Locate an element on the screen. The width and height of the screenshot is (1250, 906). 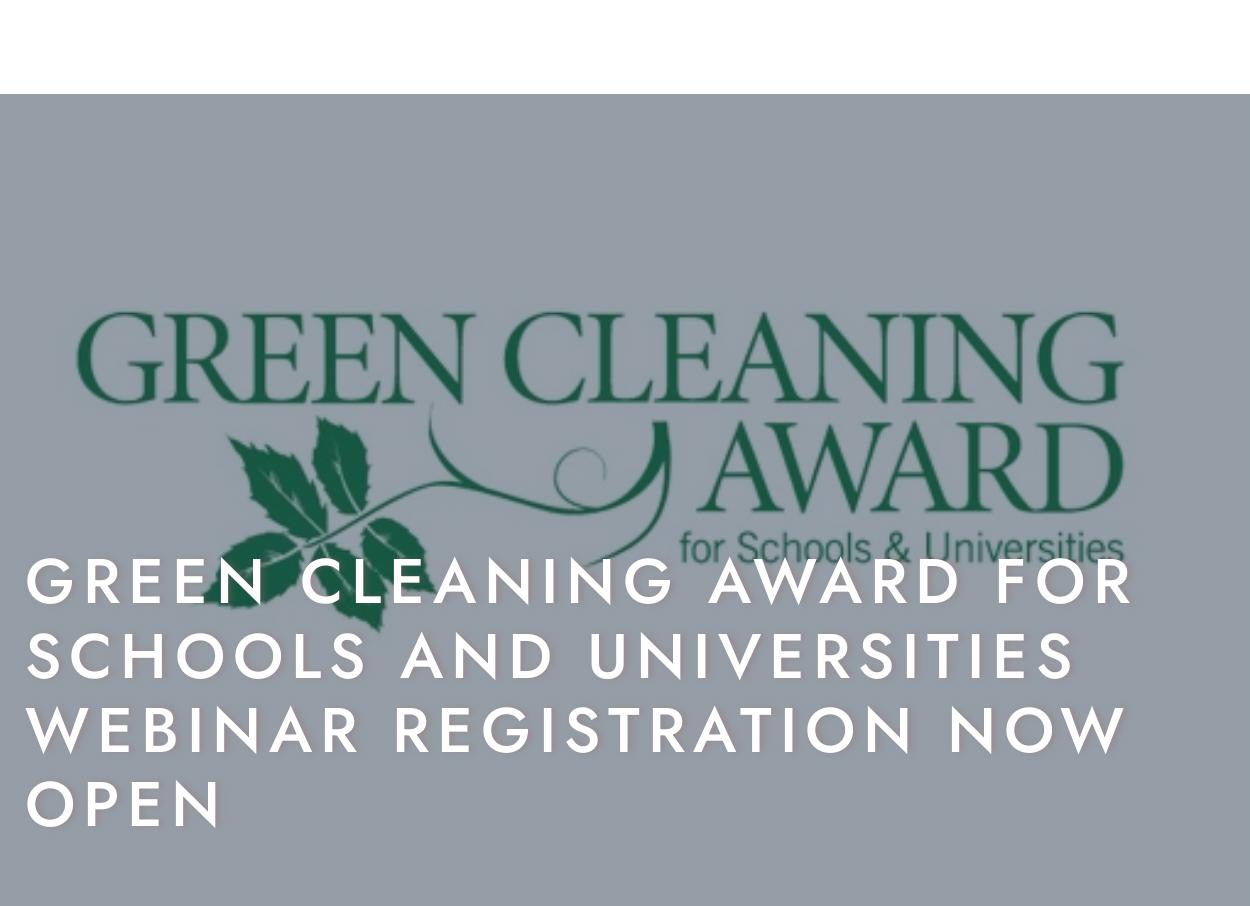
'The Program' is located at coordinates (683, 54).